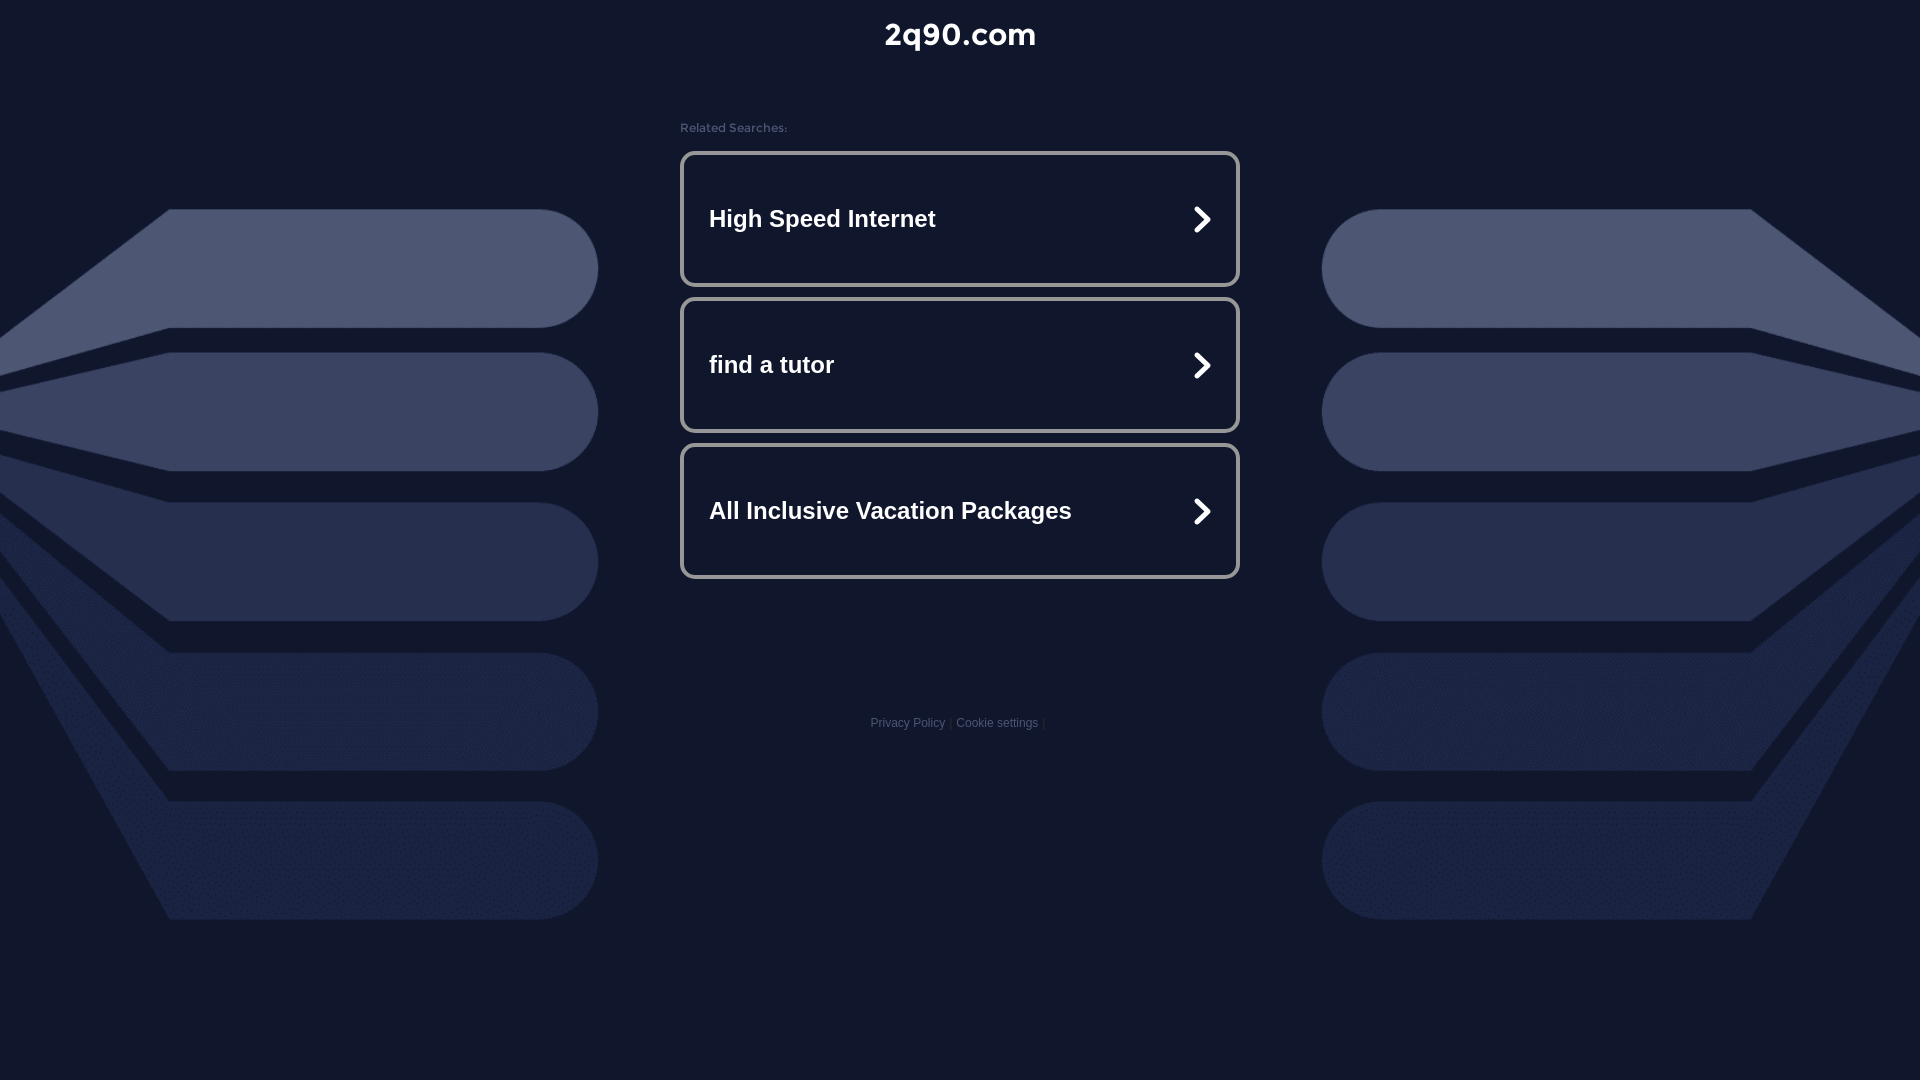  What do you see at coordinates (960, 34) in the screenshot?
I see `'2q90.com'` at bounding box center [960, 34].